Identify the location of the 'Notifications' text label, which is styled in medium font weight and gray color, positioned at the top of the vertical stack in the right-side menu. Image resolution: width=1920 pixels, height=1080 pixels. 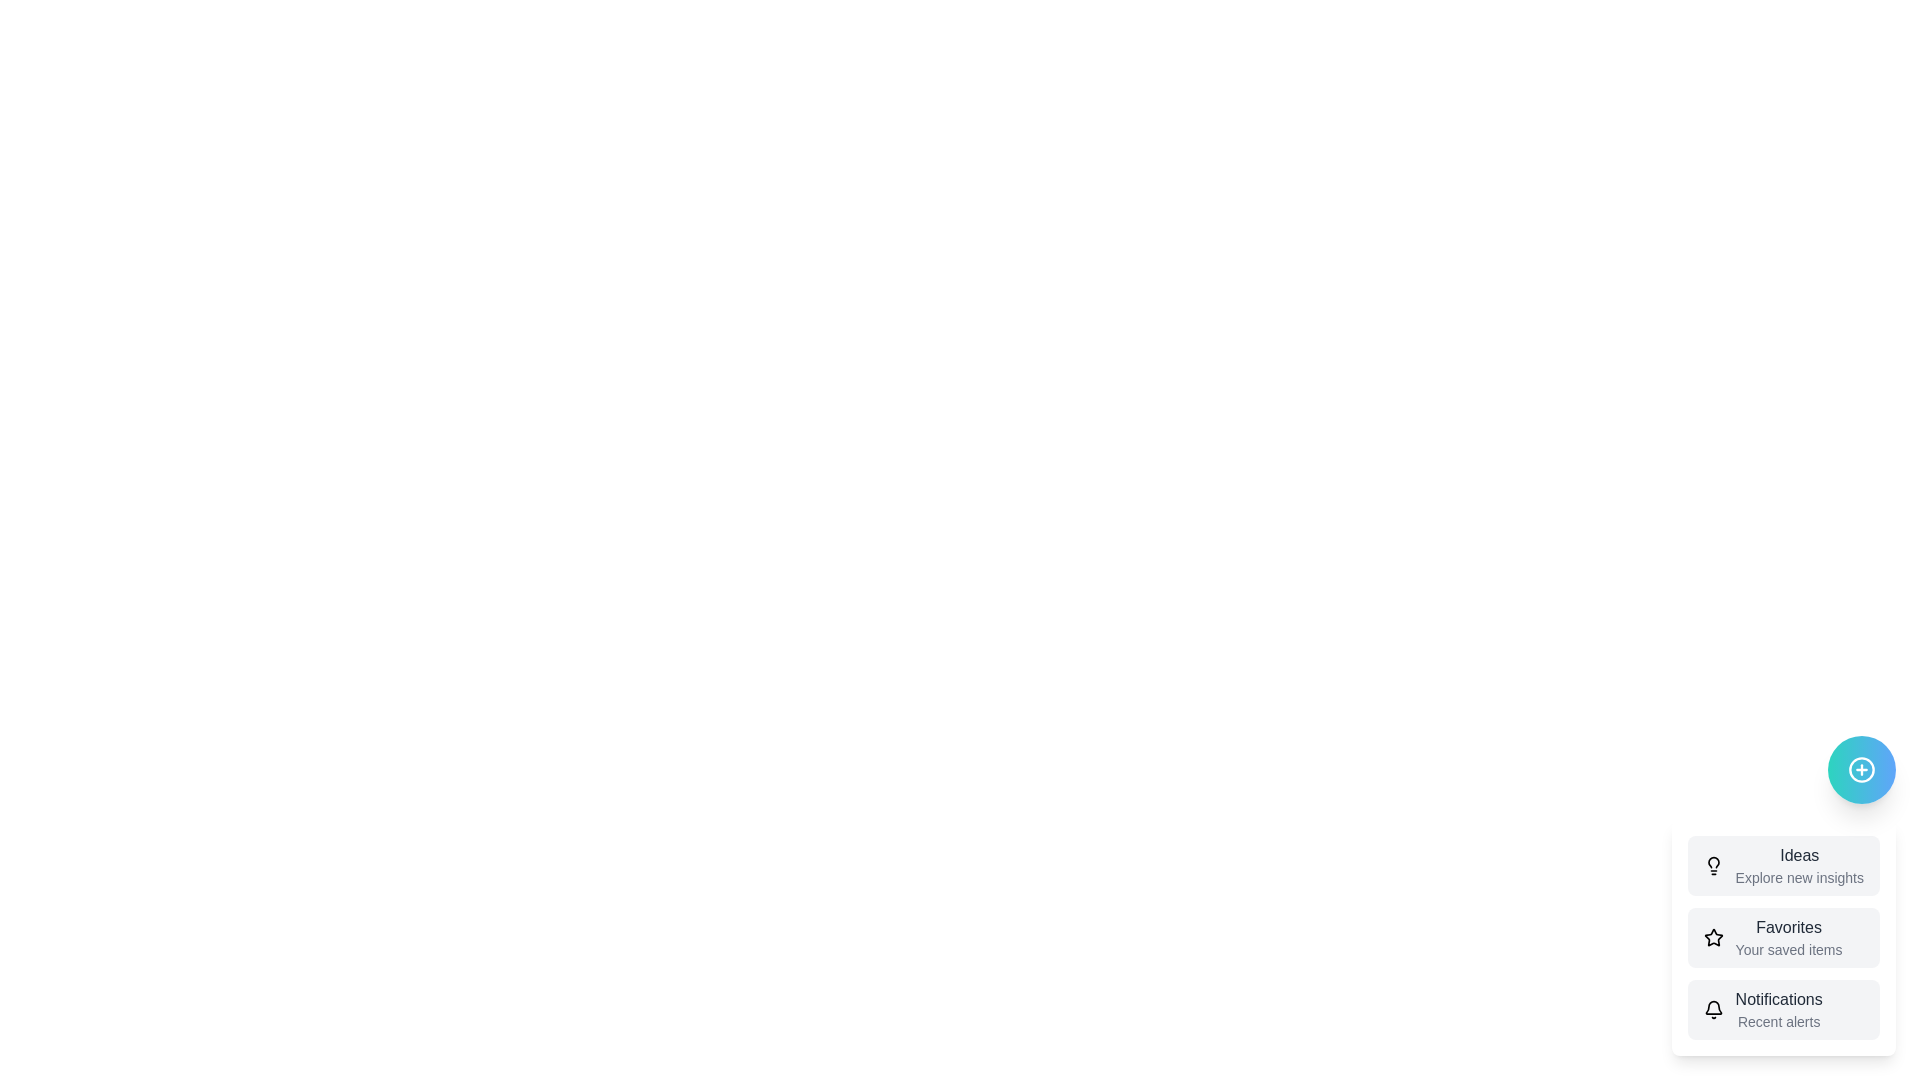
(1779, 999).